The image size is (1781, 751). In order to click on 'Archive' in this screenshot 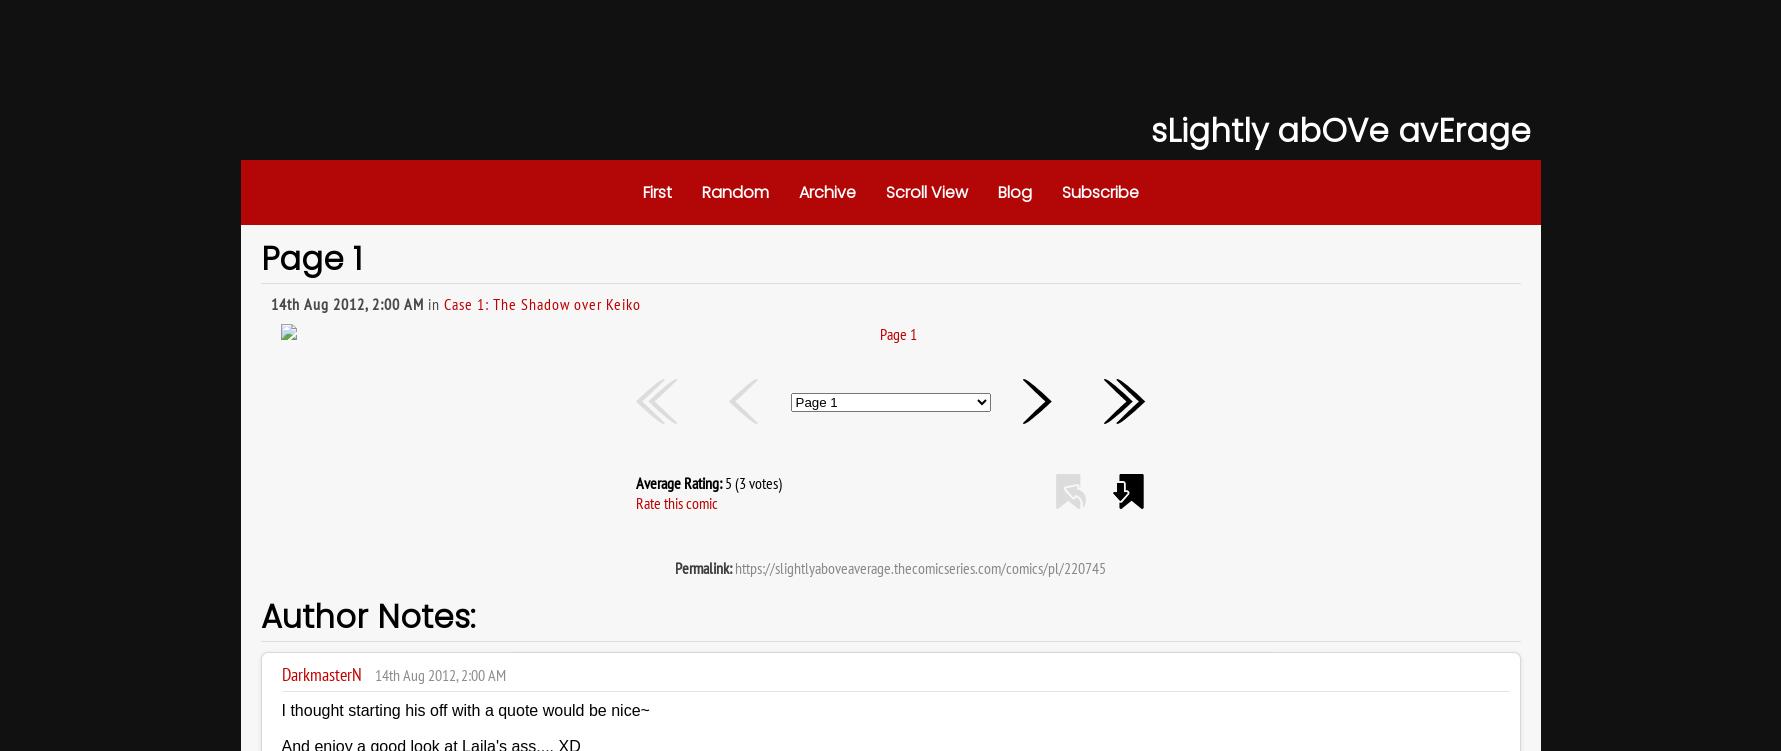, I will do `click(797, 192)`.